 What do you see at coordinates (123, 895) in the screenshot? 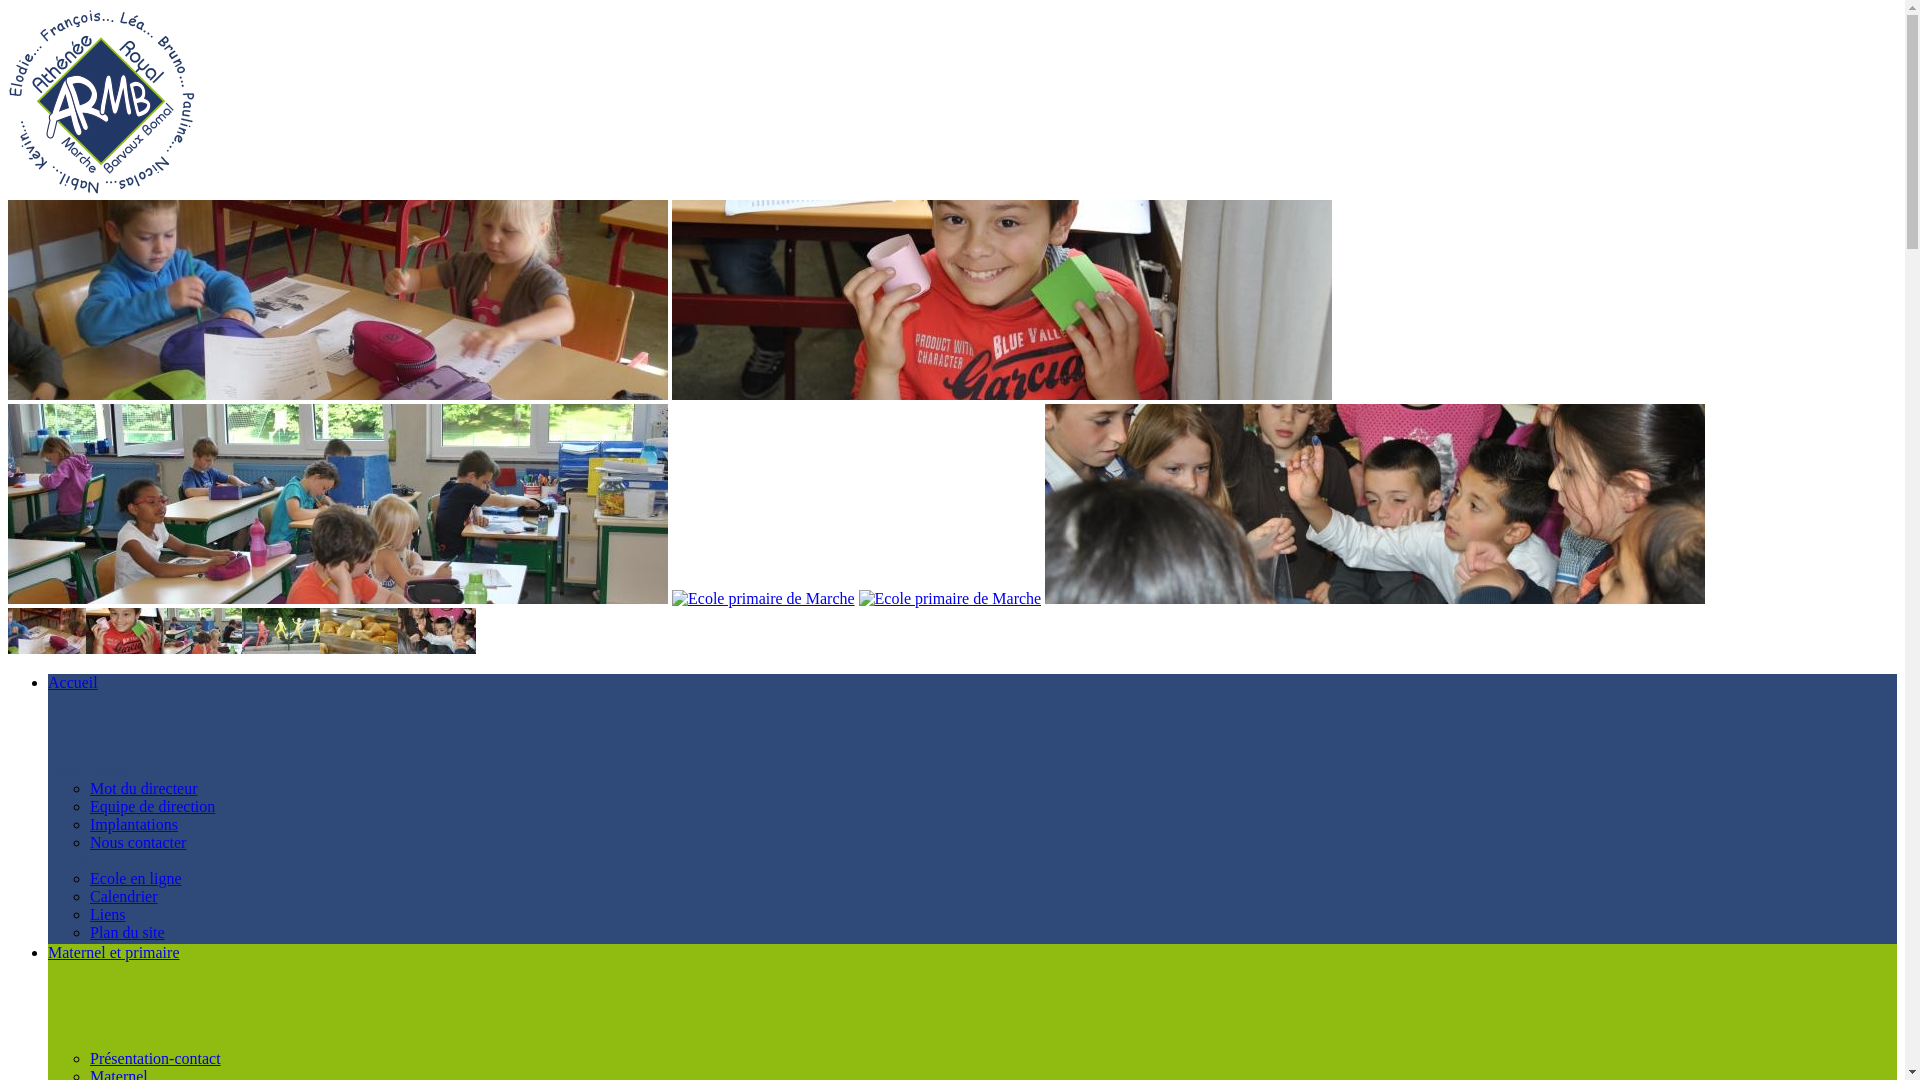
I see `'Calendrier'` at bounding box center [123, 895].